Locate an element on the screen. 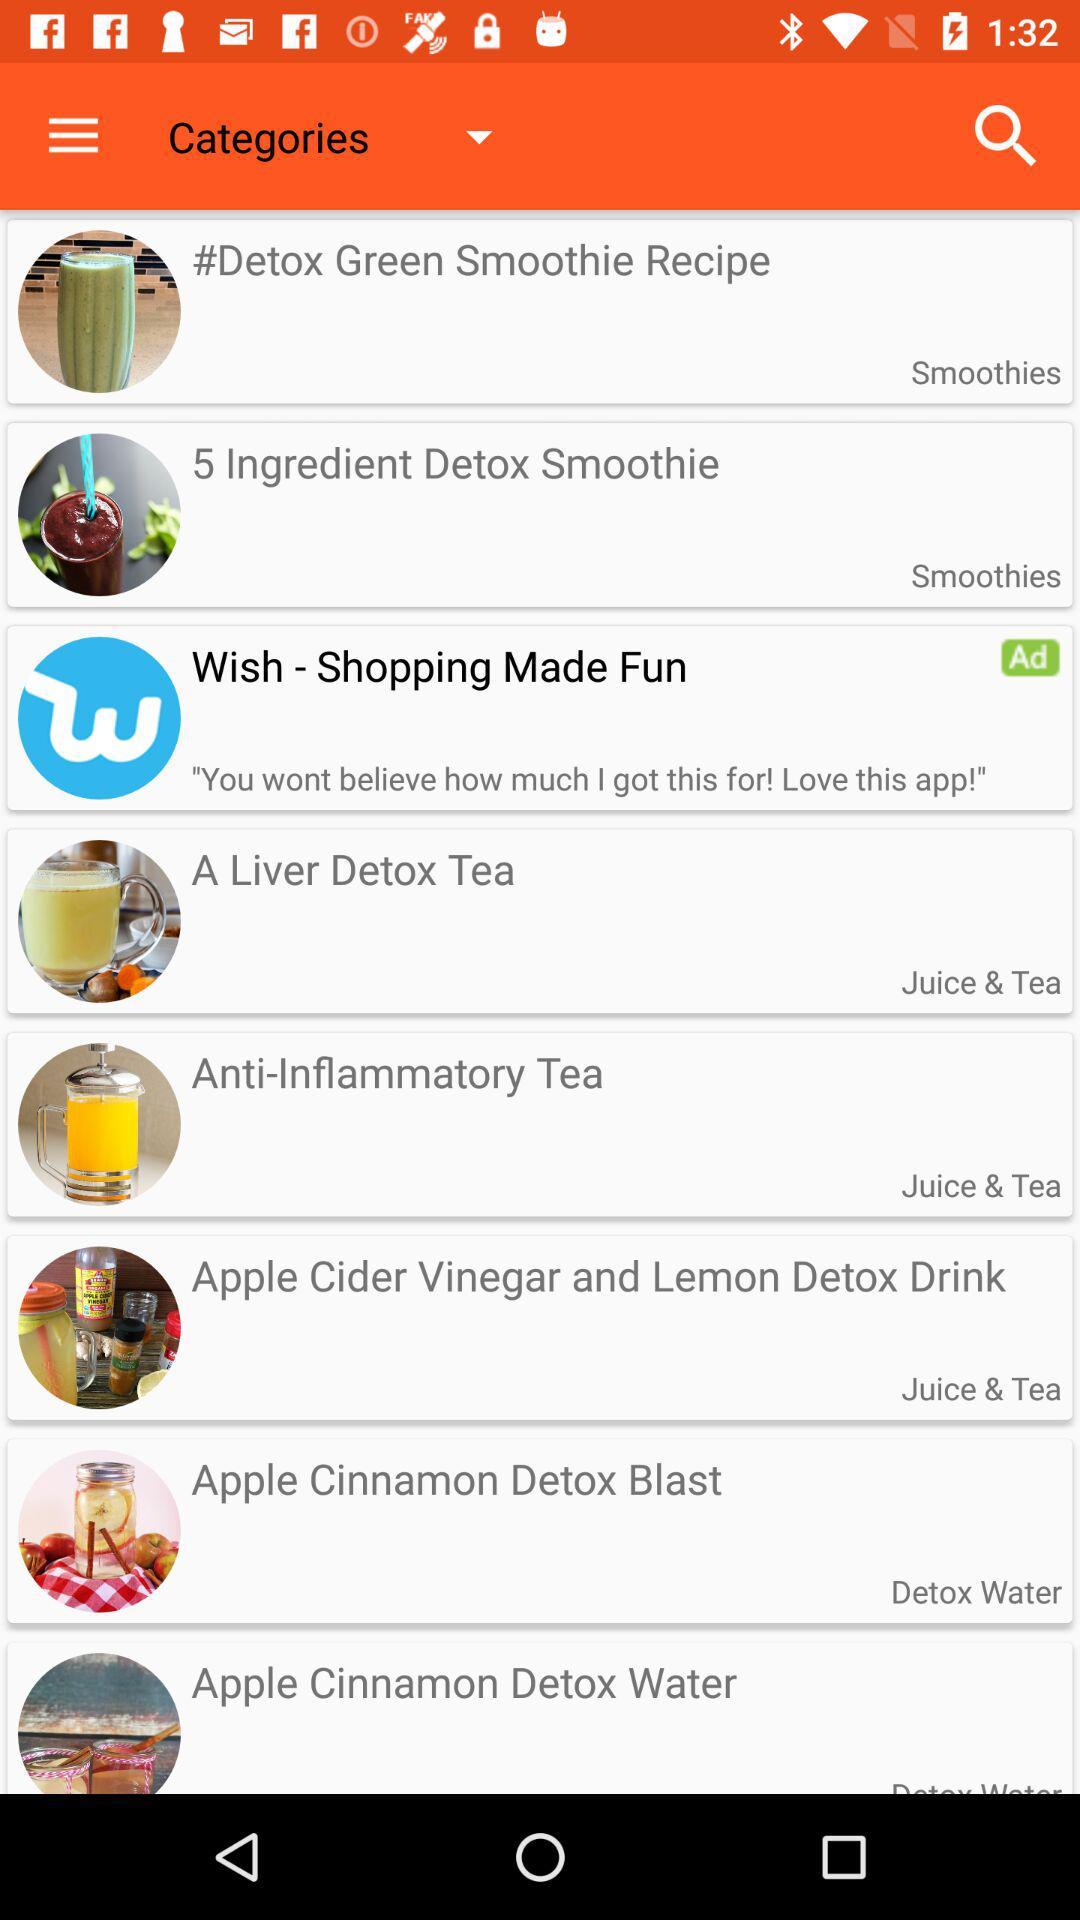  logo of wish app is located at coordinates (99, 718).